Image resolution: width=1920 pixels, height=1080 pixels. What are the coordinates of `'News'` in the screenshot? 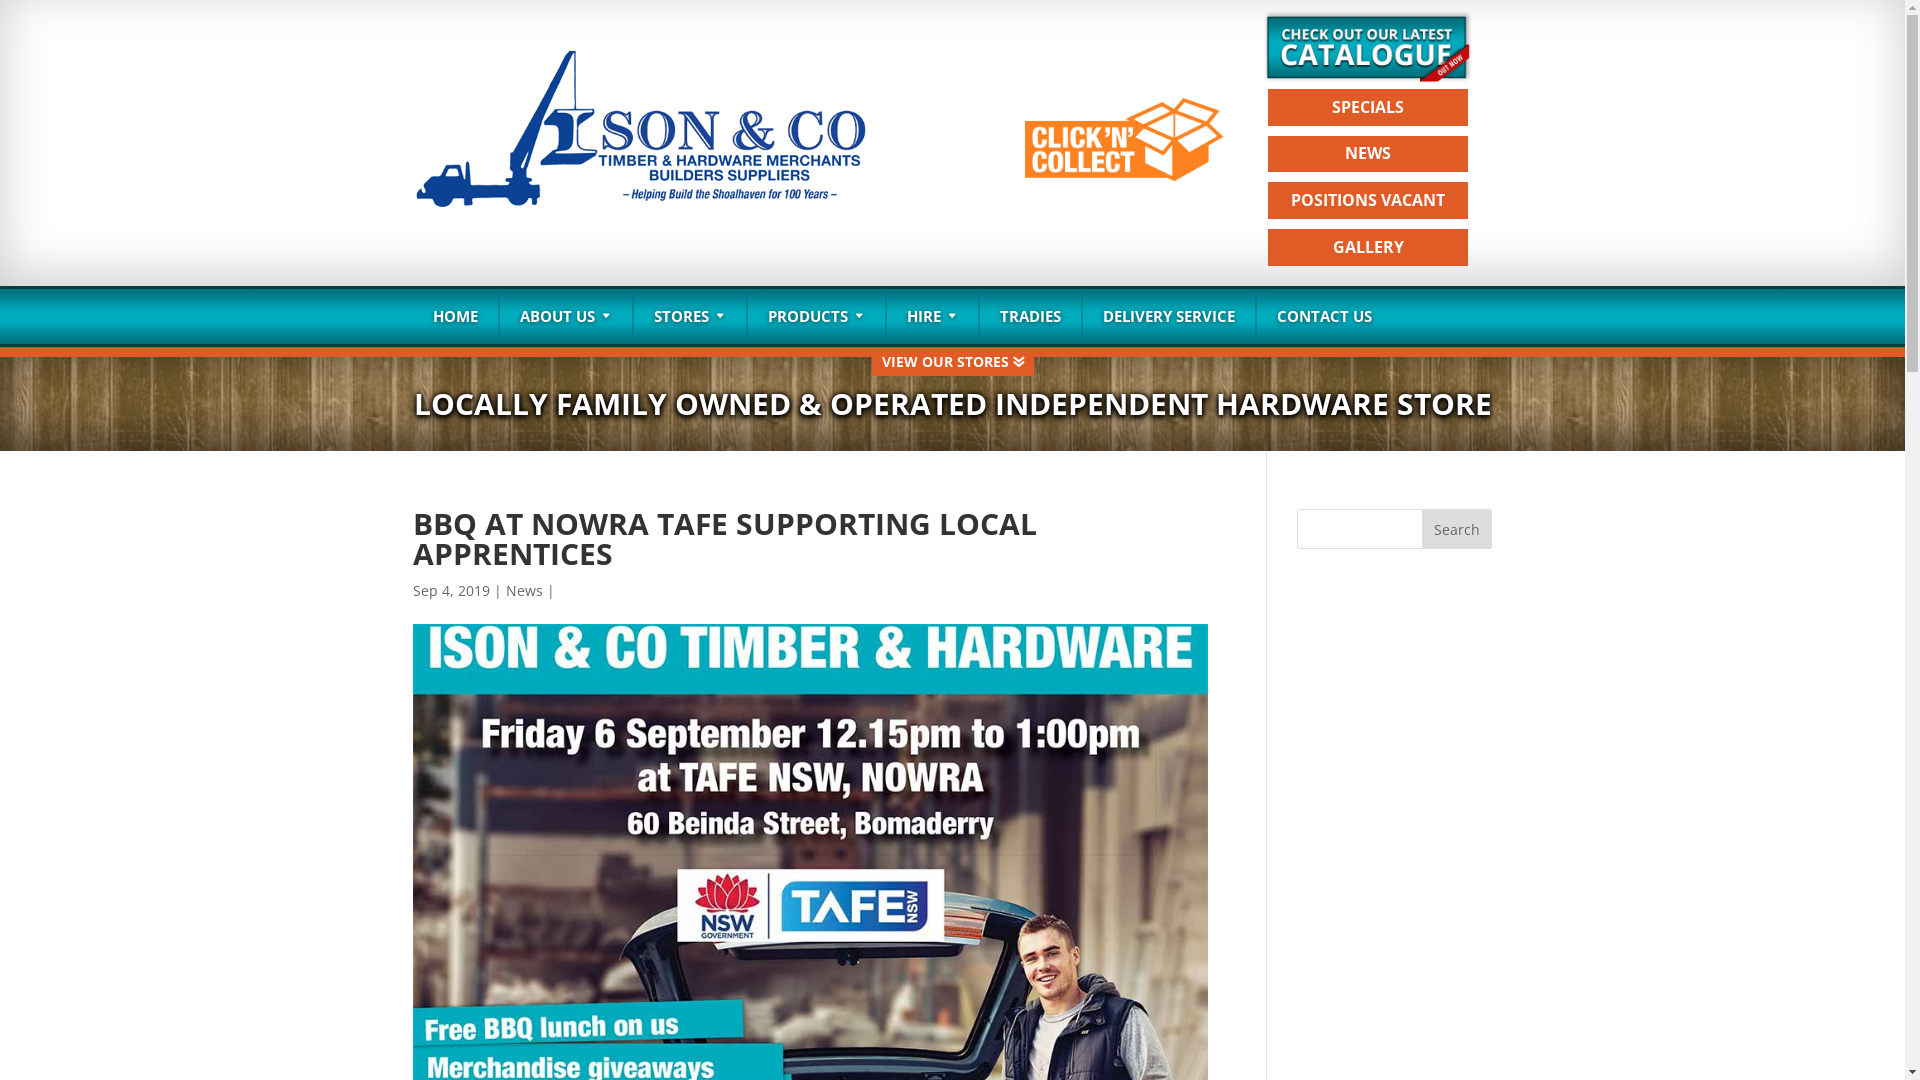 It's located at (524, 589).